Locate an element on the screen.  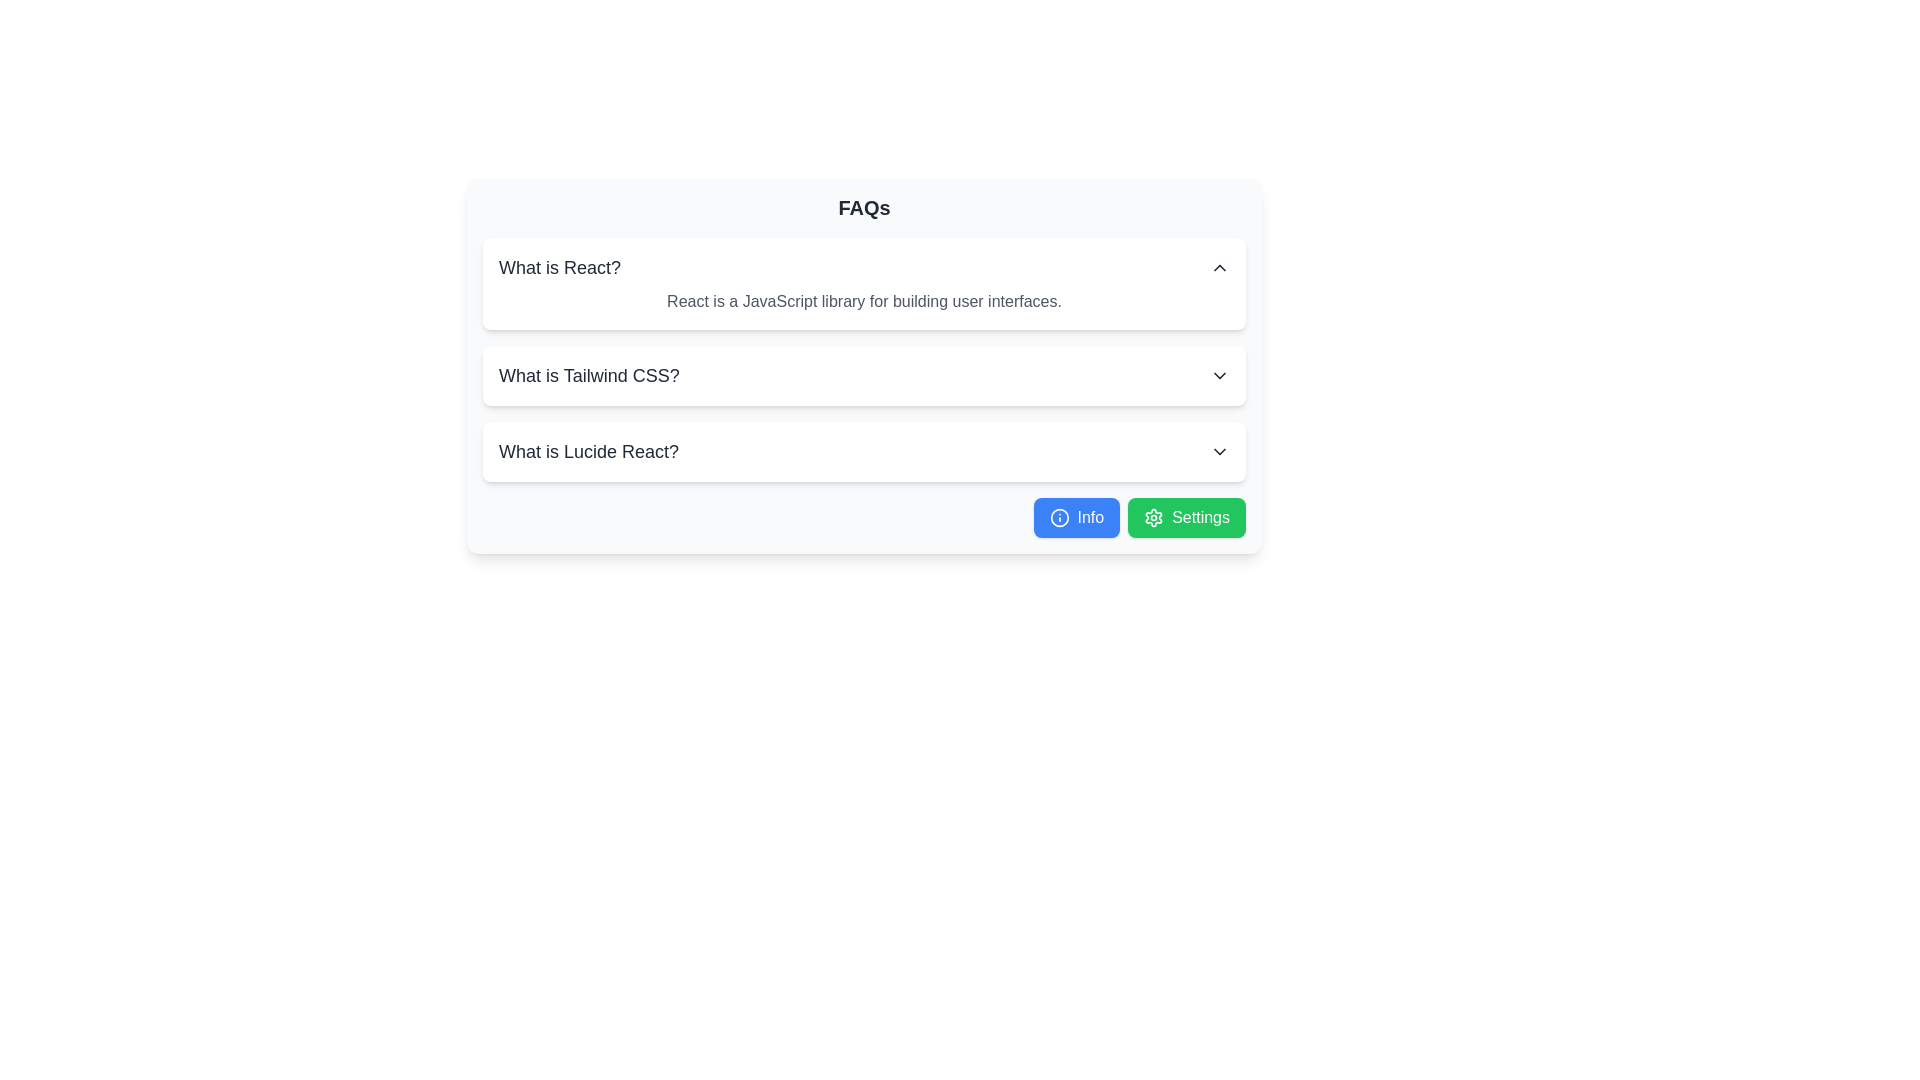
the static text label that reads 'What is Lucide React?' in bold black font, which is the primary label of the third item in the FAQ section is located at coordinates (588, 451).